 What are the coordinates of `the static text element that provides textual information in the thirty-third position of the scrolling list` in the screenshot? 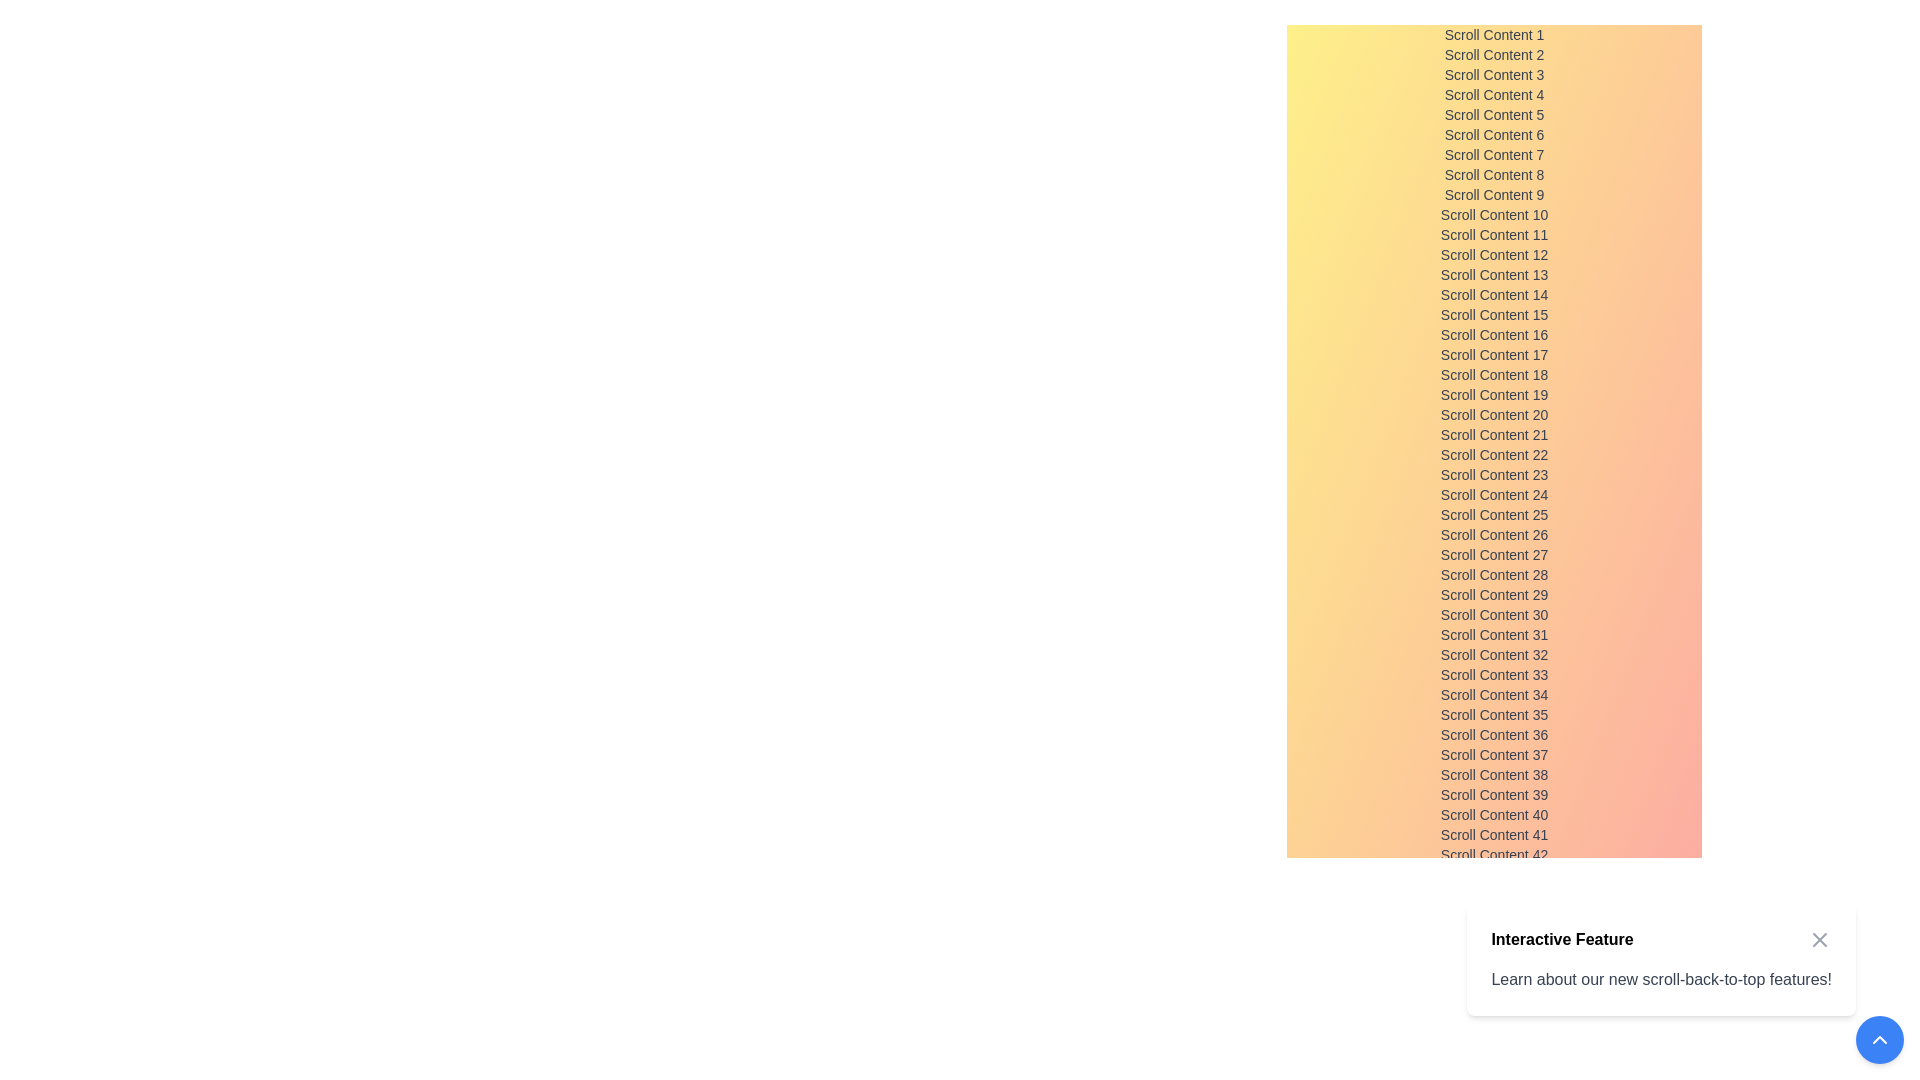 It's located at (1494, 675).